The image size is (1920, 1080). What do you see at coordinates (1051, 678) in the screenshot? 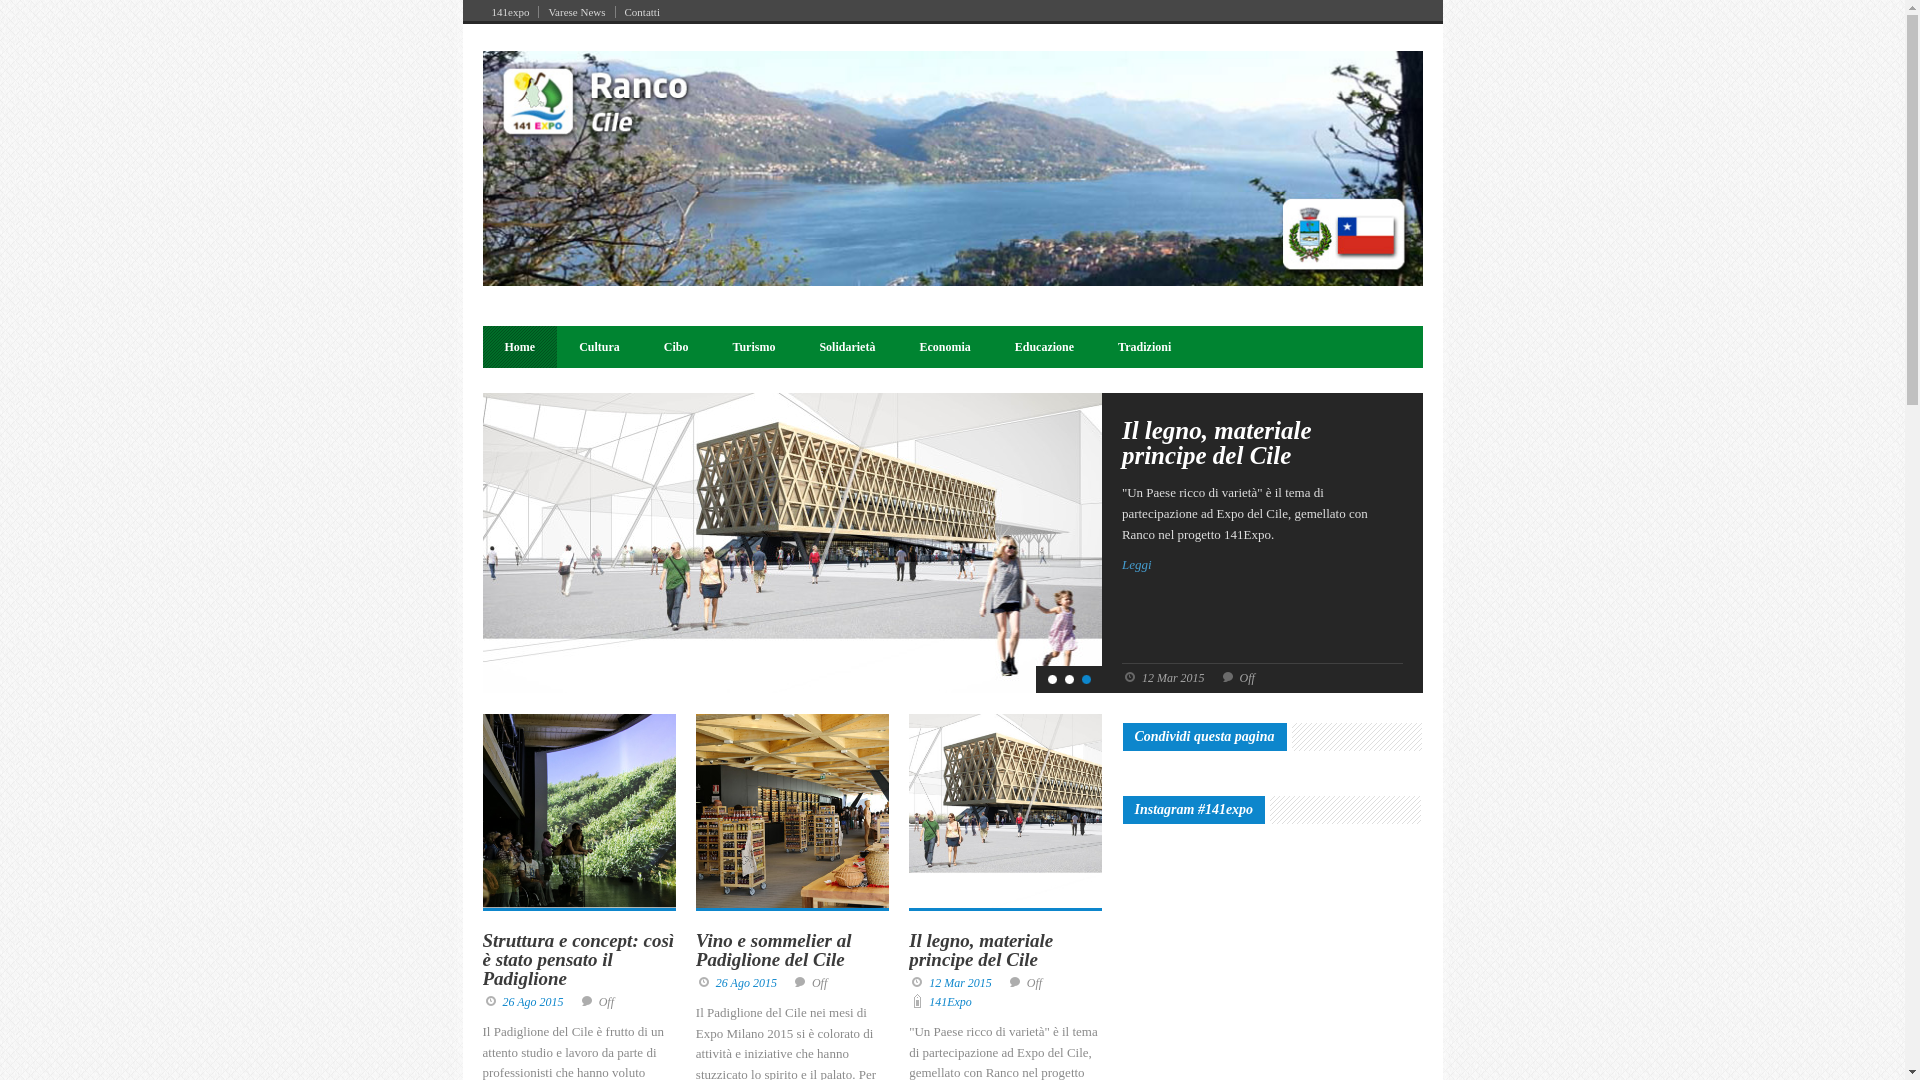
I see `'1'` at bounding box center [1051, 678].